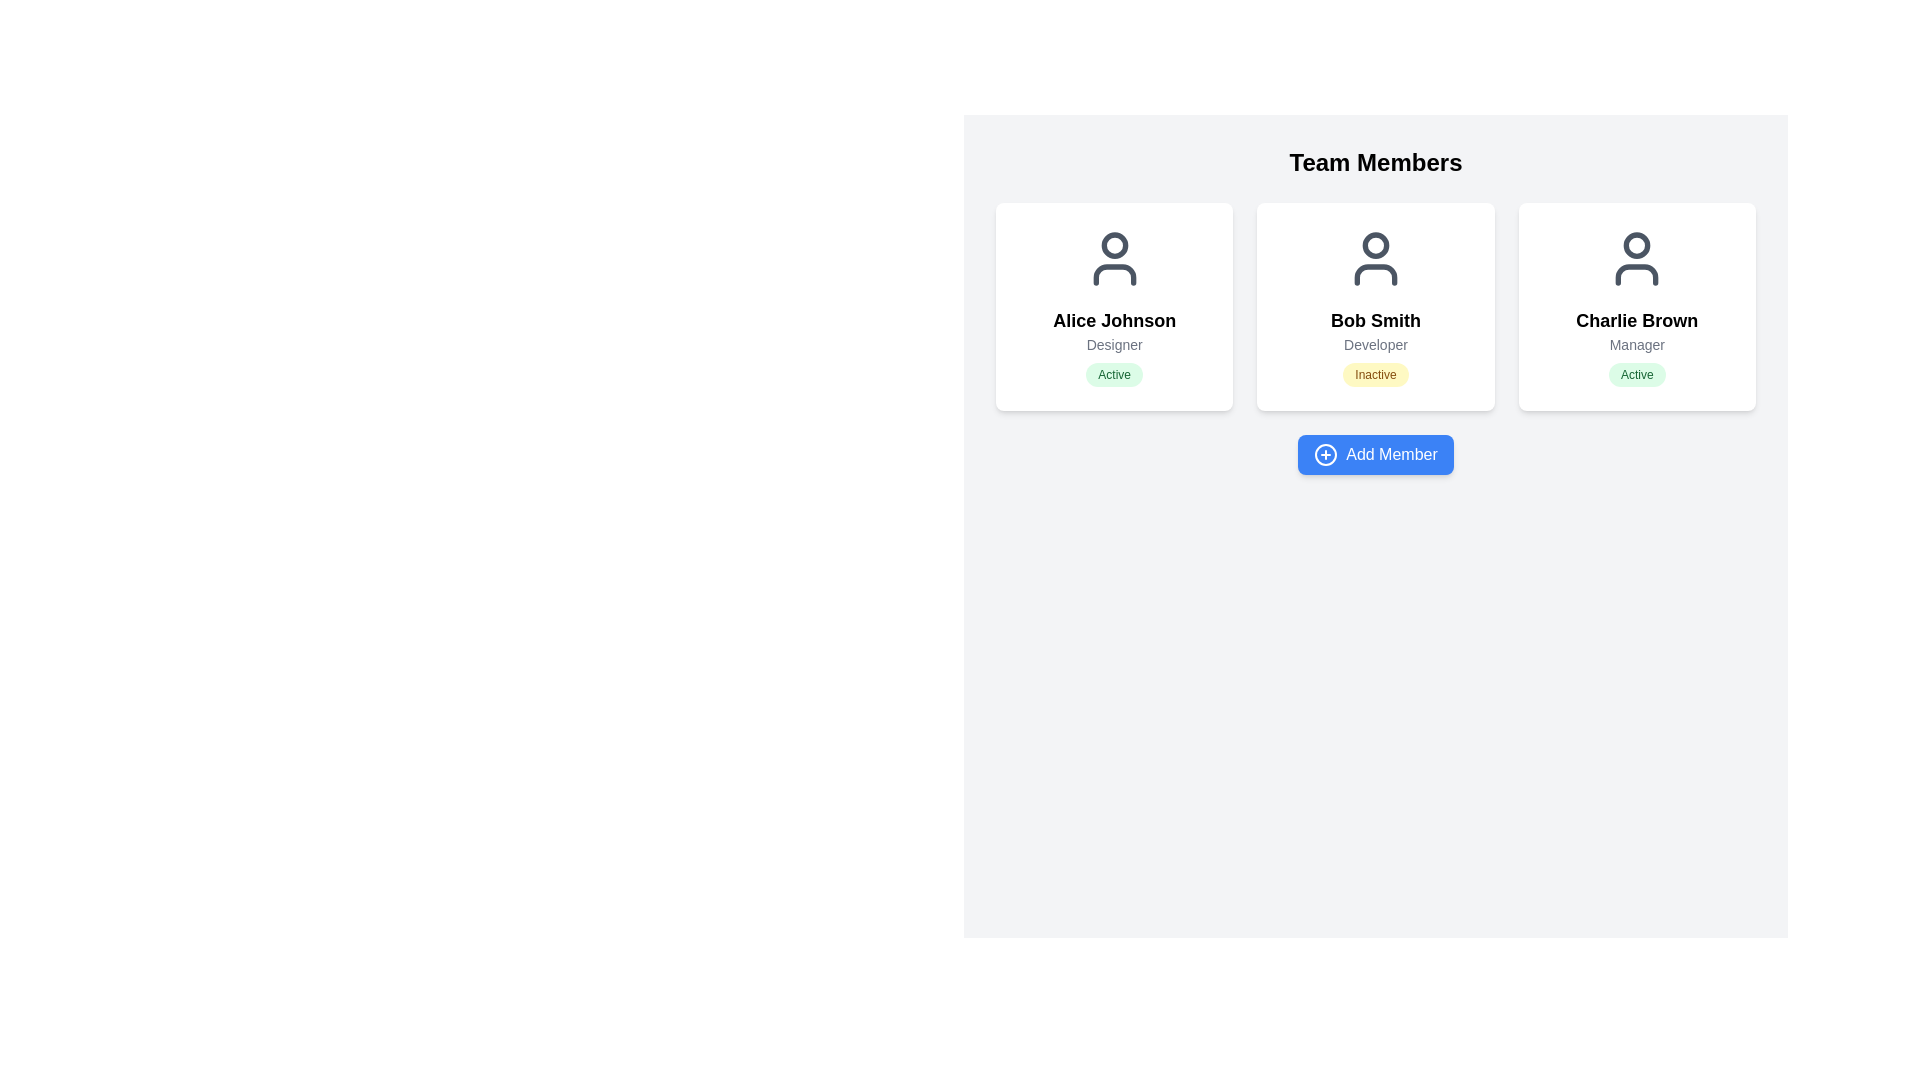  What do you see at coordinates (1375, 307) in the screenshot?
I see `the User profile card for 'Bob Smith', which features a white background, rounded corners, and a yellow 'Inactive' badge at the bottom` at bounding box center [1375, 307].